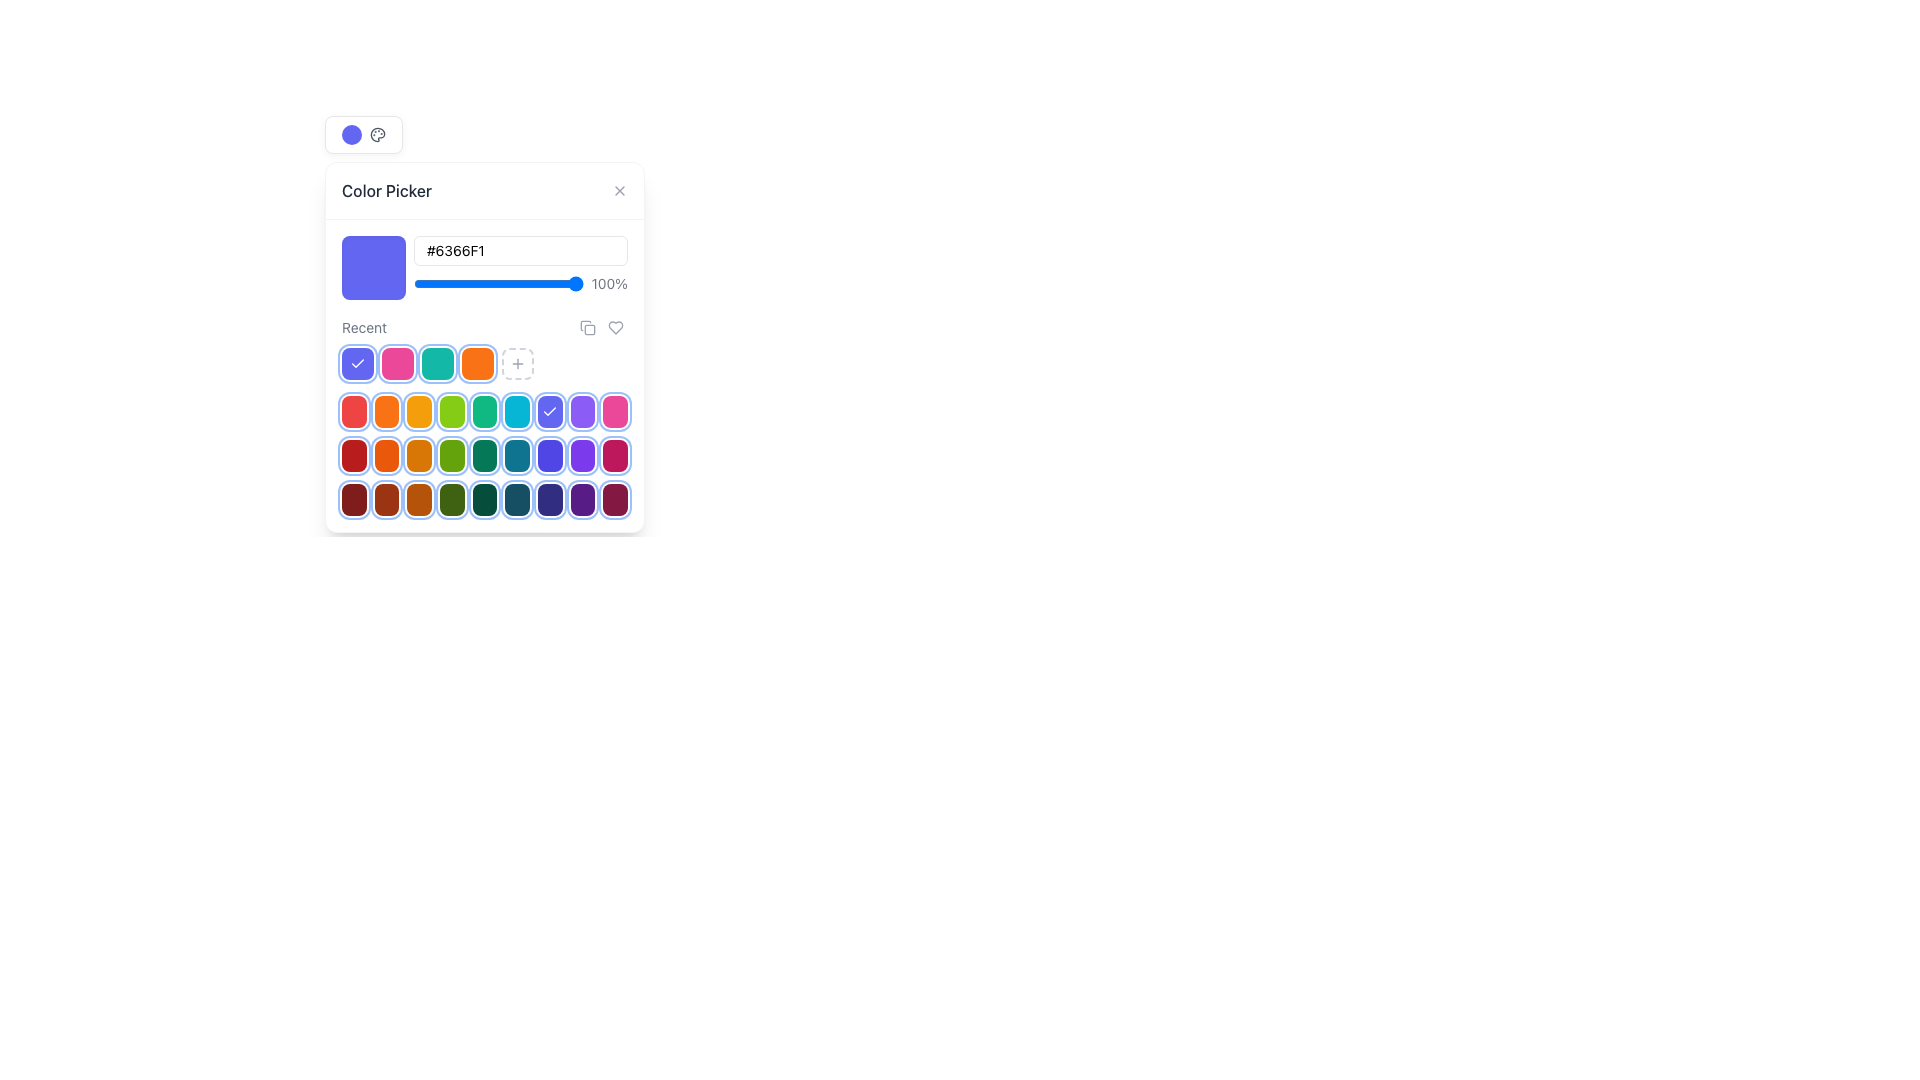 The image size is (1920, 1080). What do you see at coordinates (450, 411) in the screenshot?
I see `the color swatch button, which is the fourth element in the first row of the 'Recent' section of the color picker tool` at bounding box center [450, 411].